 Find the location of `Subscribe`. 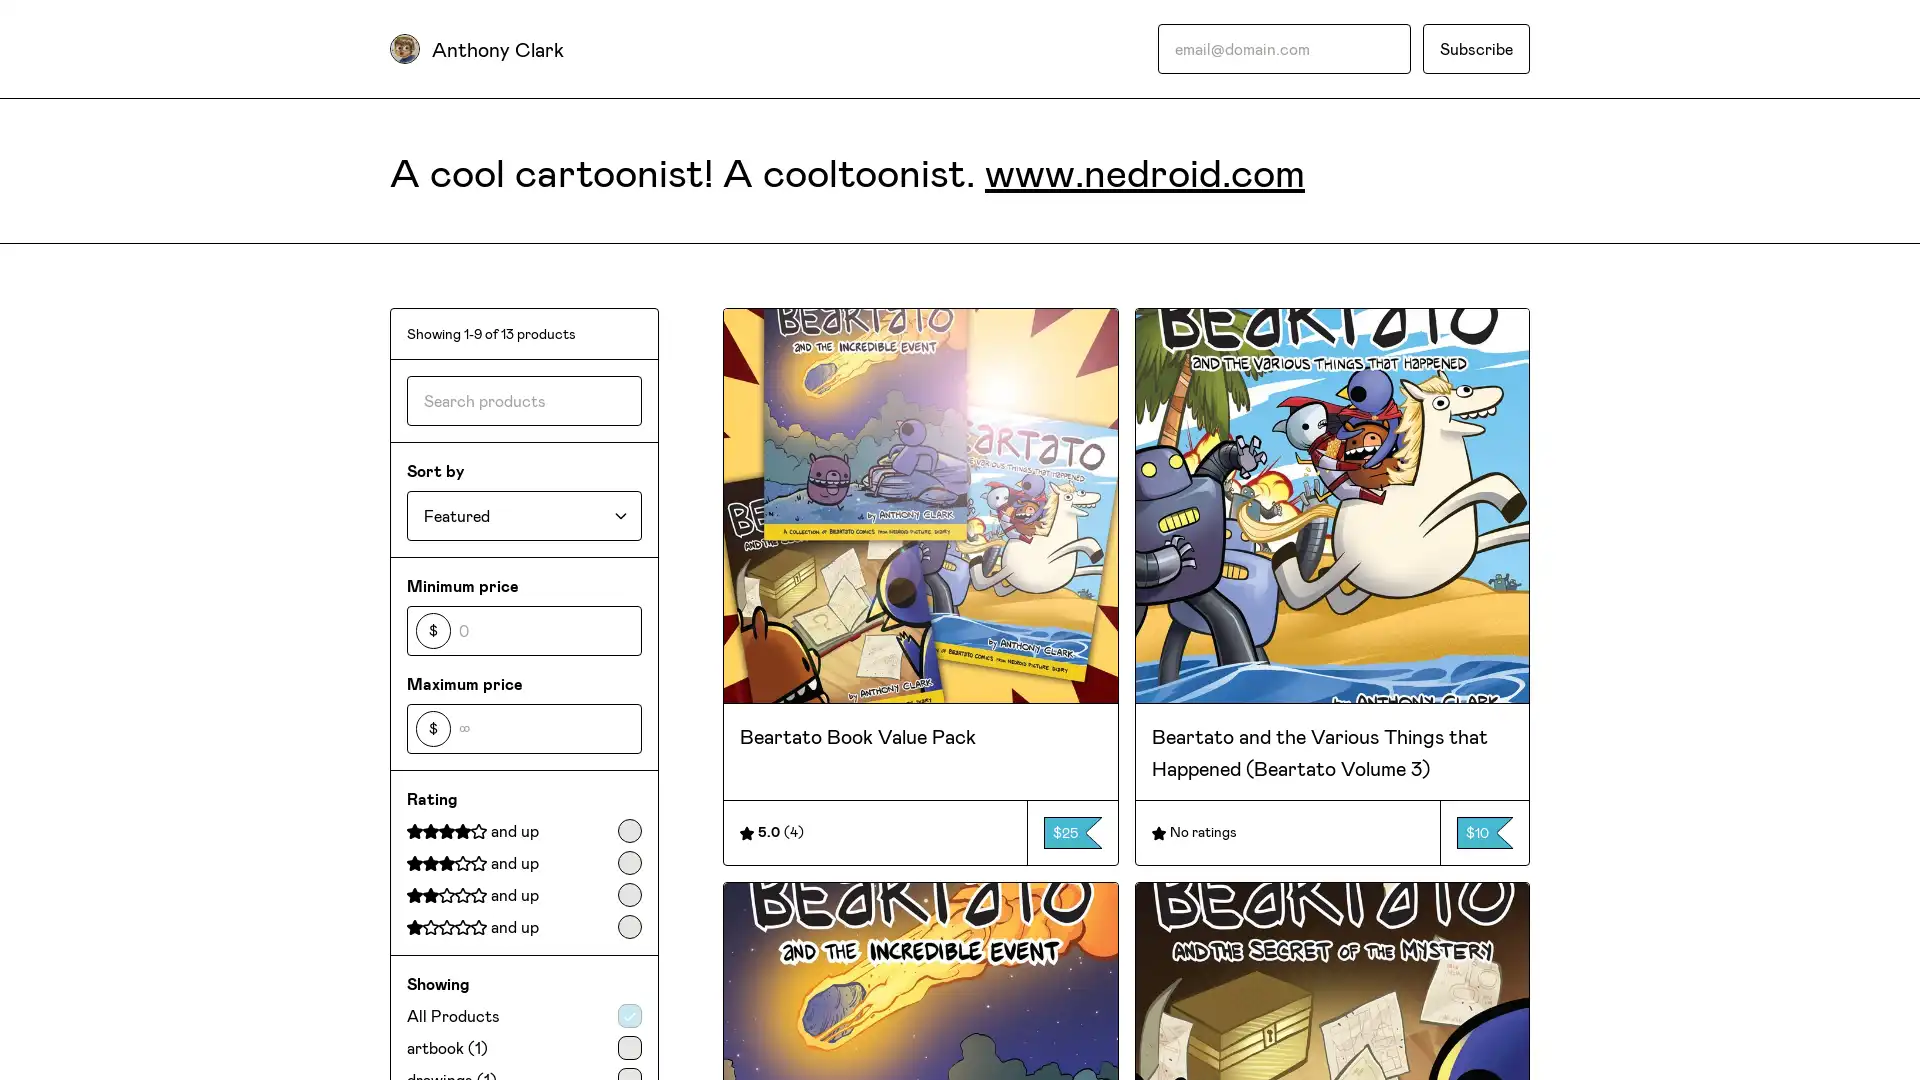

Subscribe is located at coordinates (1476, 48).